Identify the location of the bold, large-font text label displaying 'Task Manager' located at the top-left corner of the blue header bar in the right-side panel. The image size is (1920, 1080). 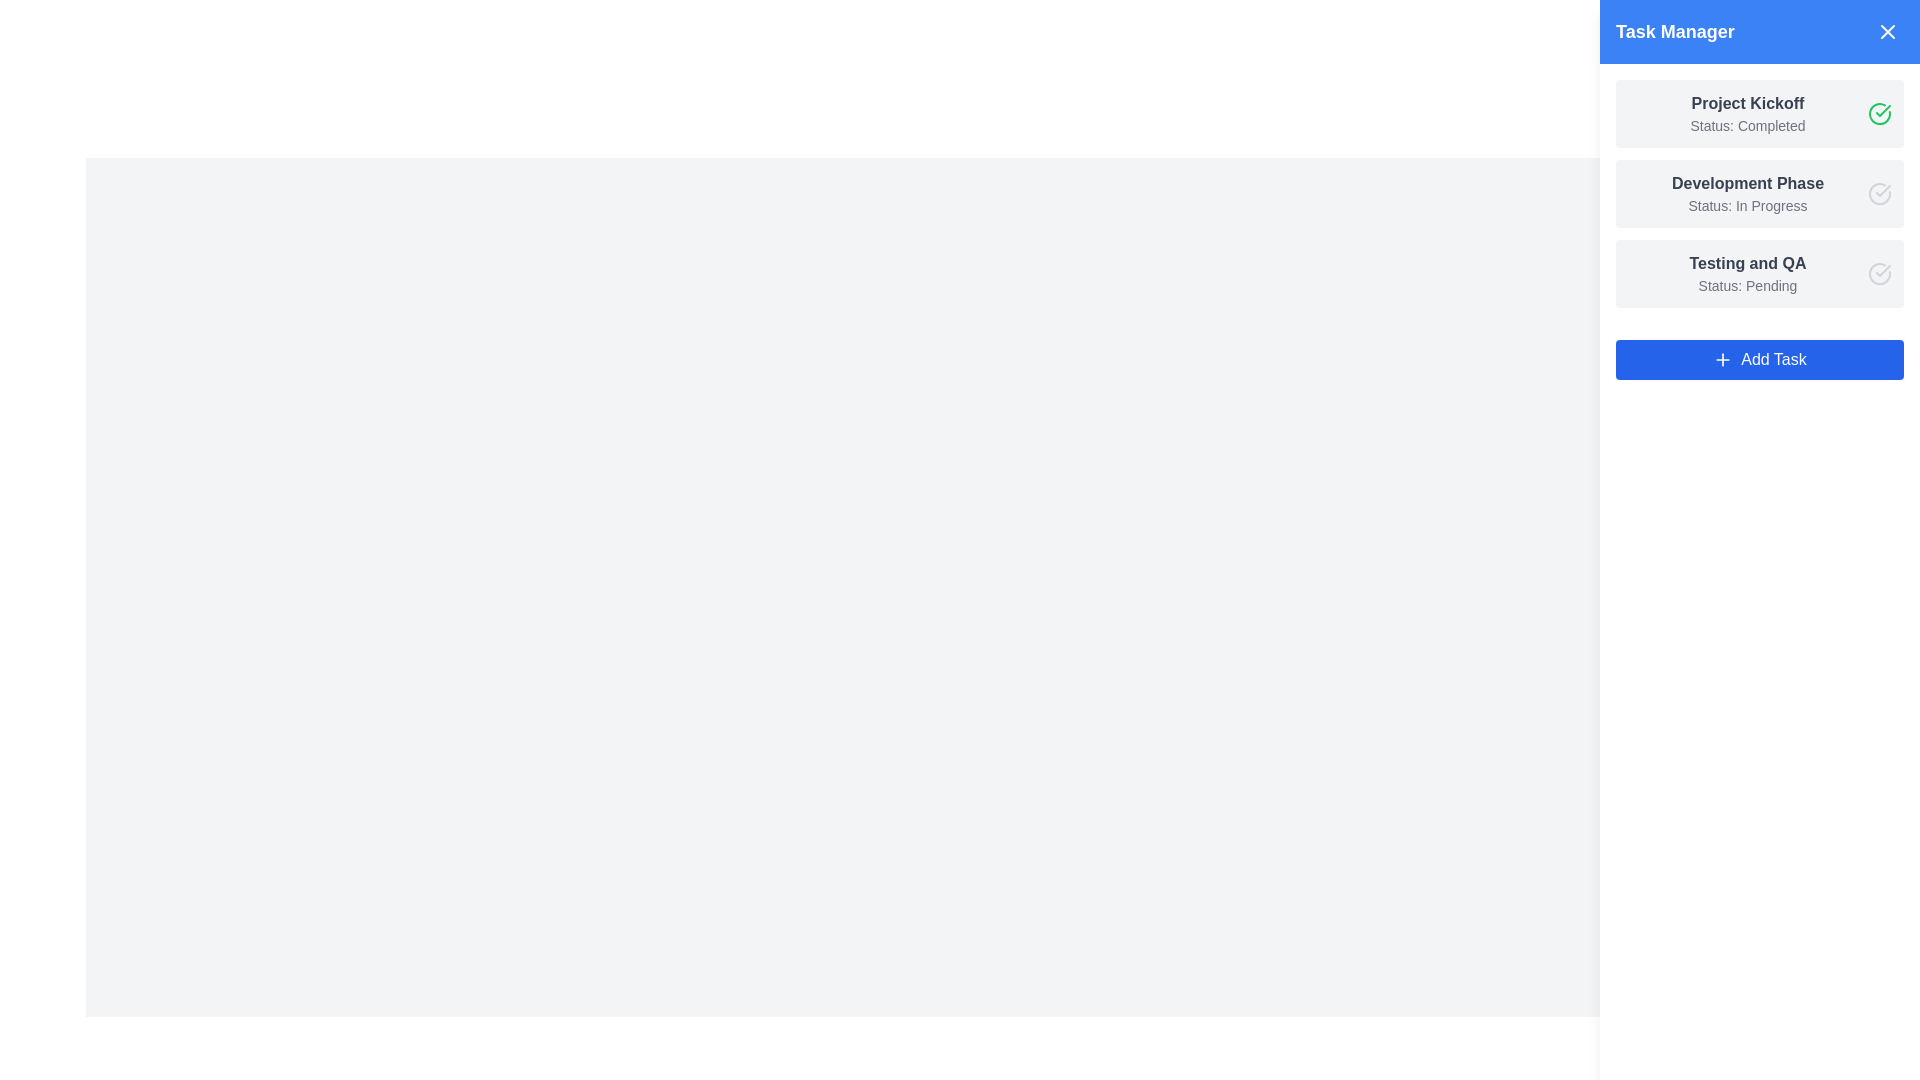
(1675, 31).